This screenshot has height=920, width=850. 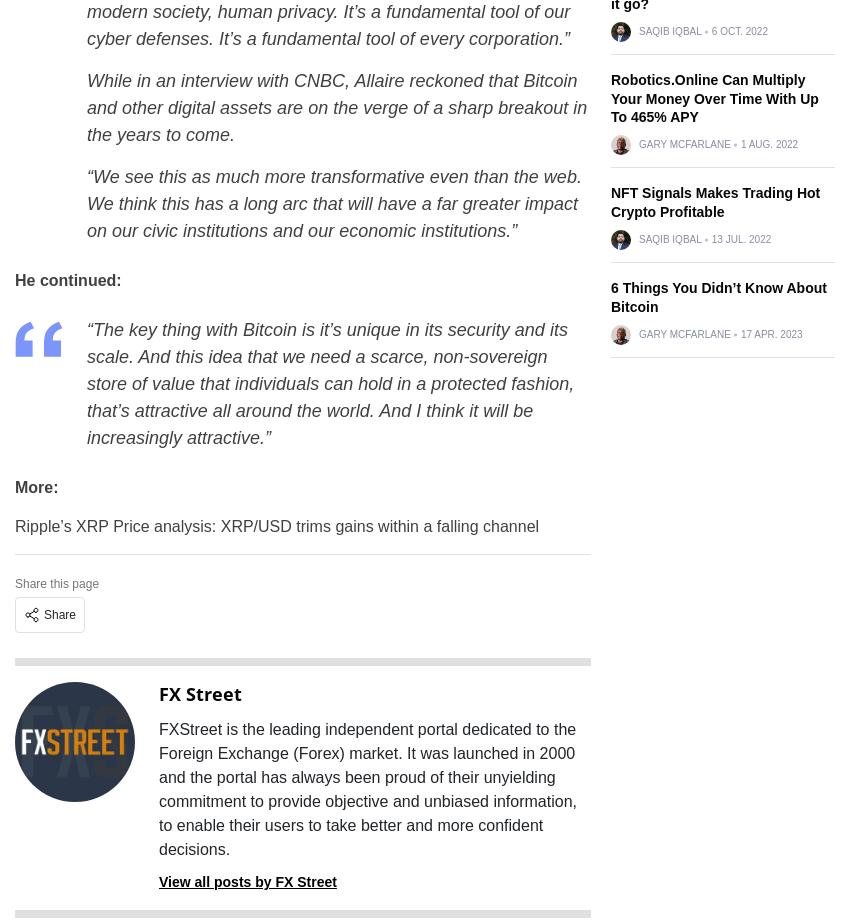 What do you see at coordinates (35, 487) in the screenshot?
I see `'More:'` at bounding box center [35, 487].